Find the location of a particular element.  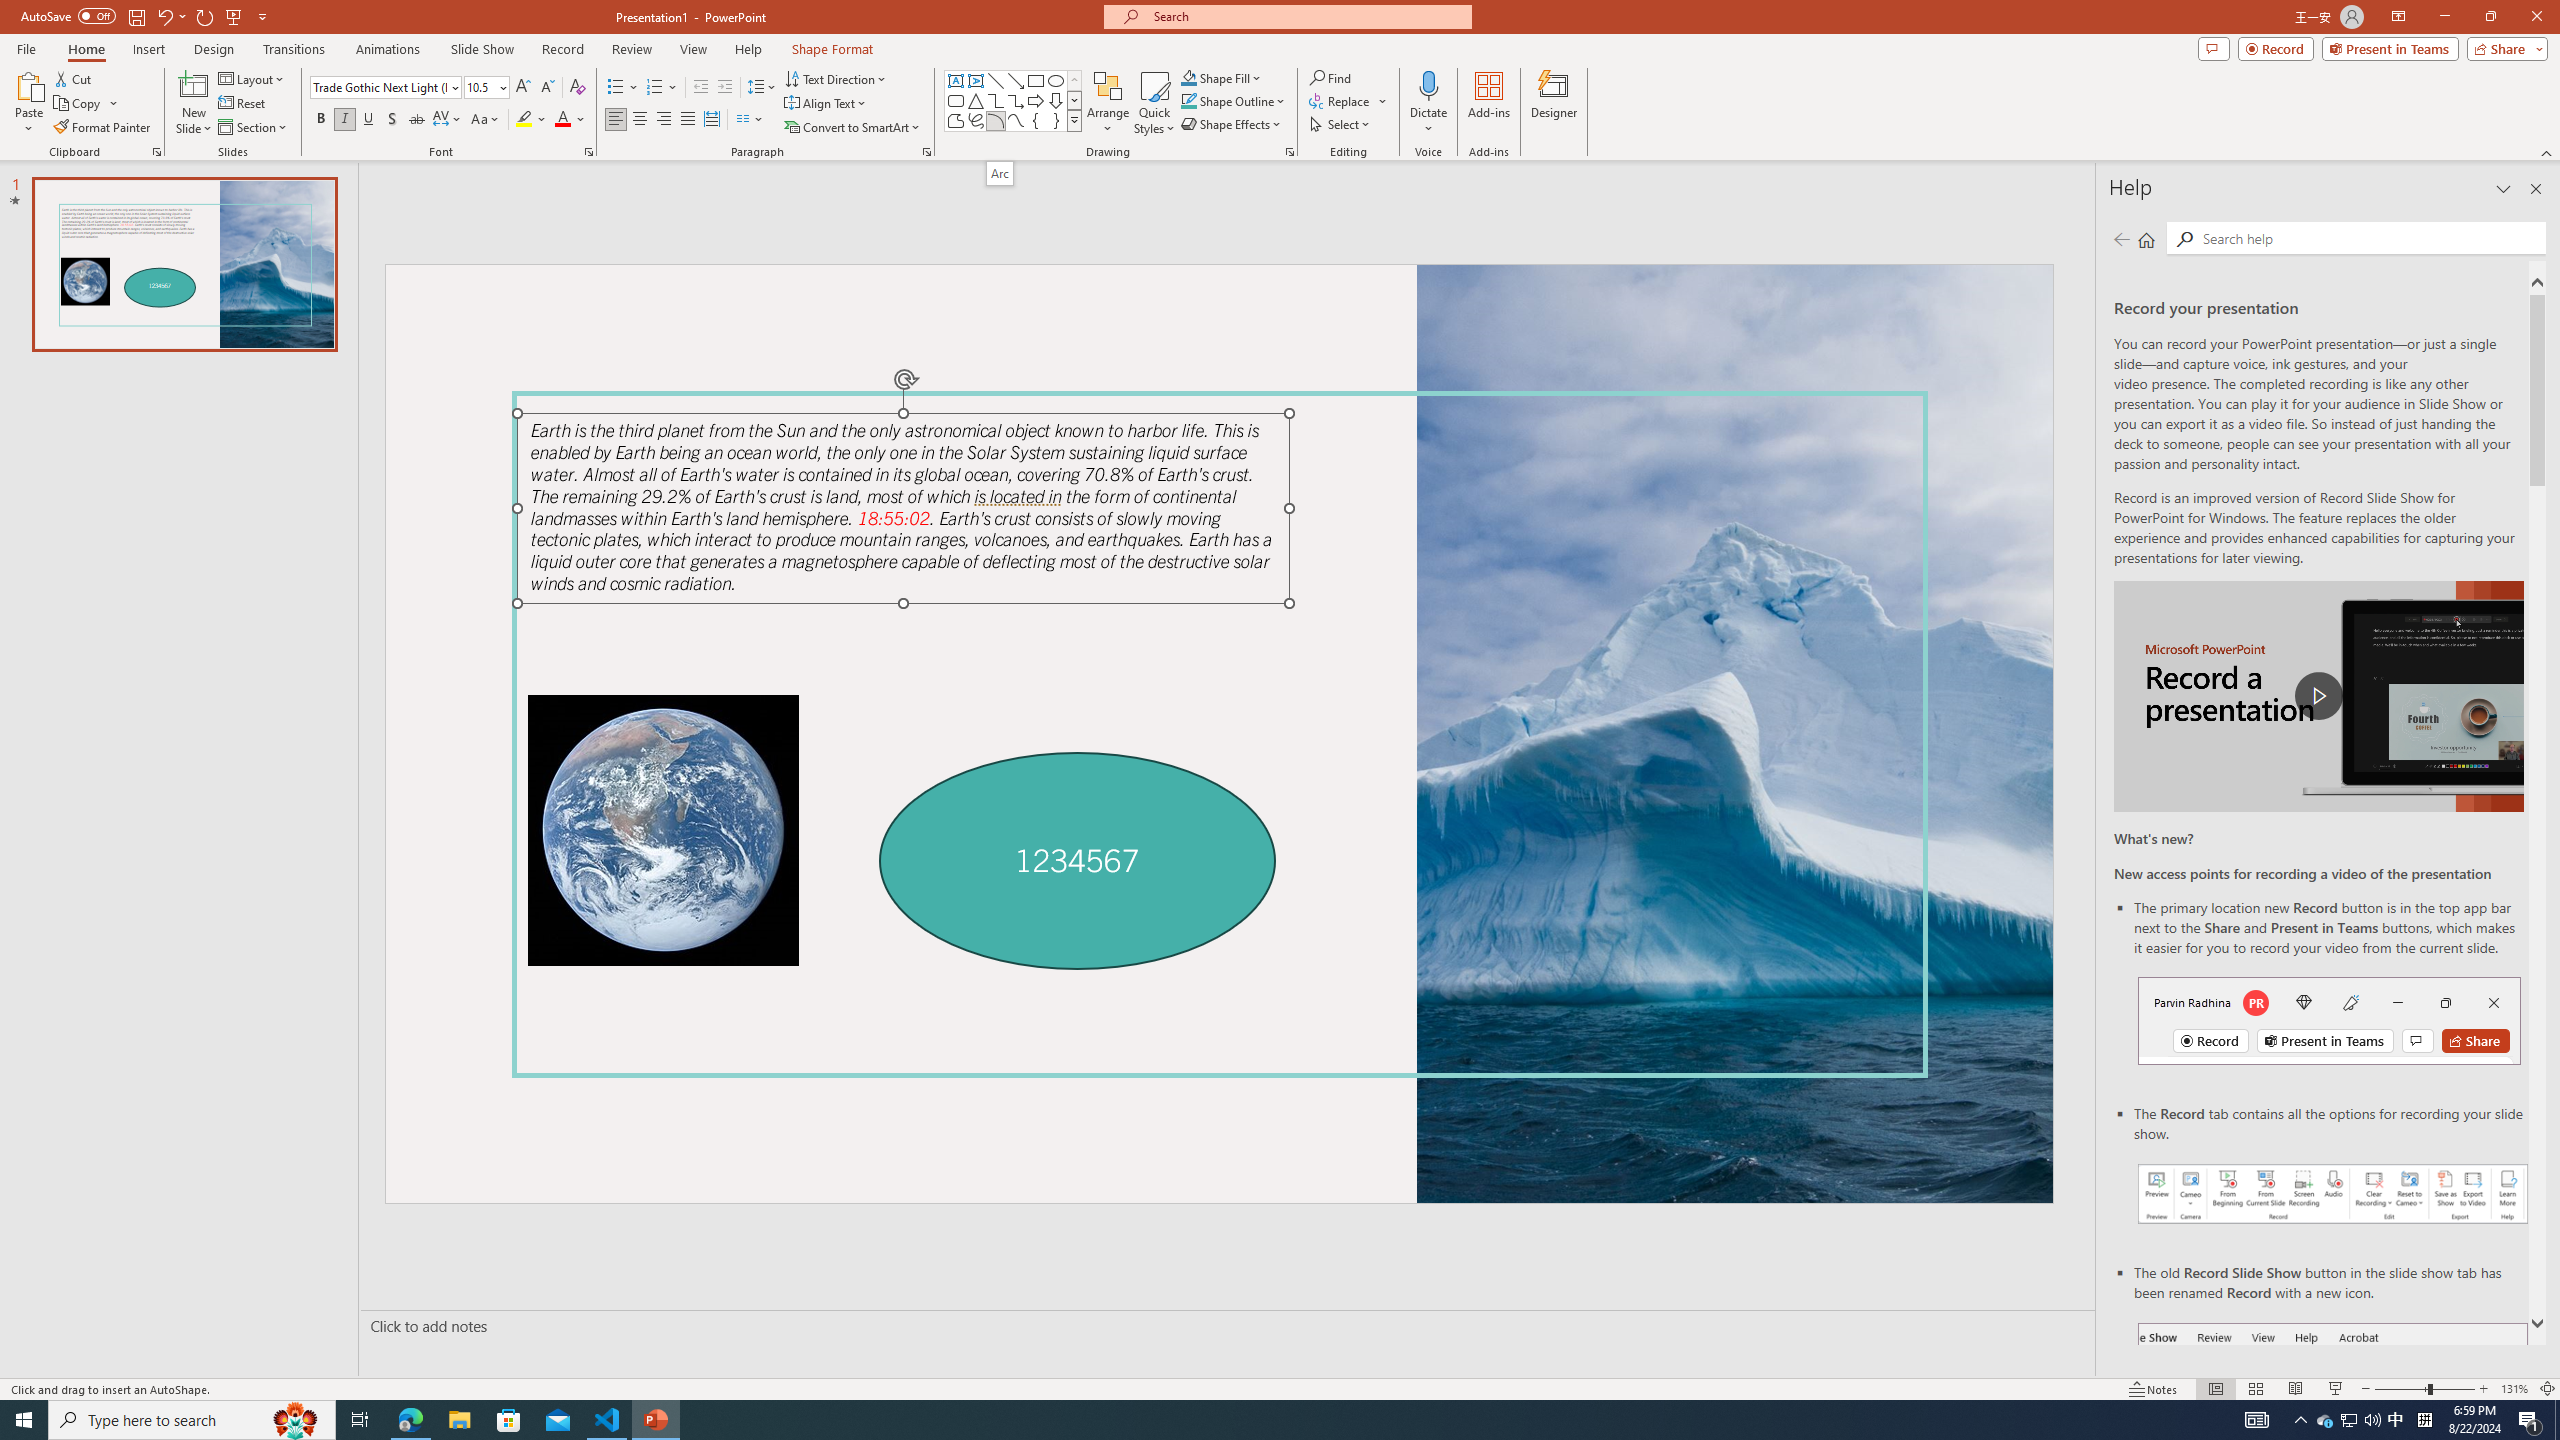

'Shape Outline Teal, Accent 1' is located at coordinates (1189, 99).